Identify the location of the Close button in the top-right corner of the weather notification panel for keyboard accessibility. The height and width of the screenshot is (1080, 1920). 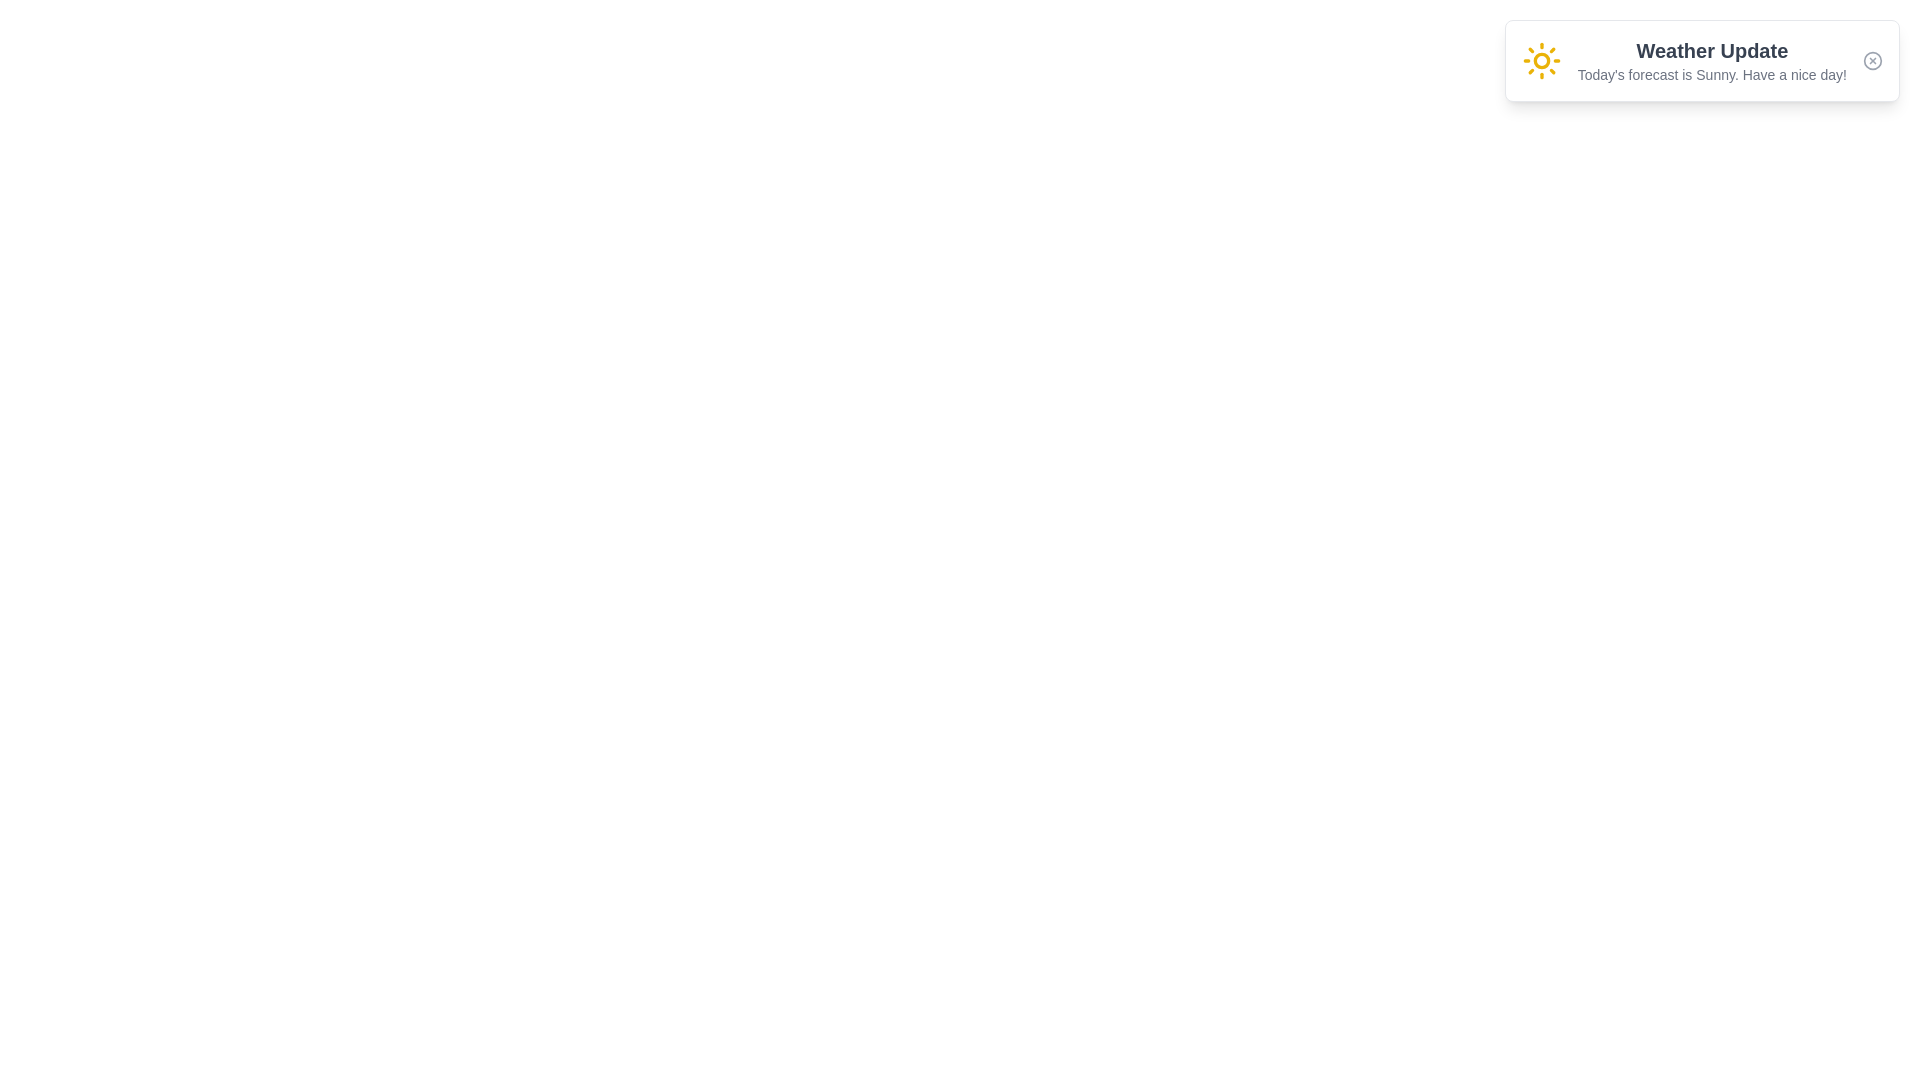
(1871, 60).